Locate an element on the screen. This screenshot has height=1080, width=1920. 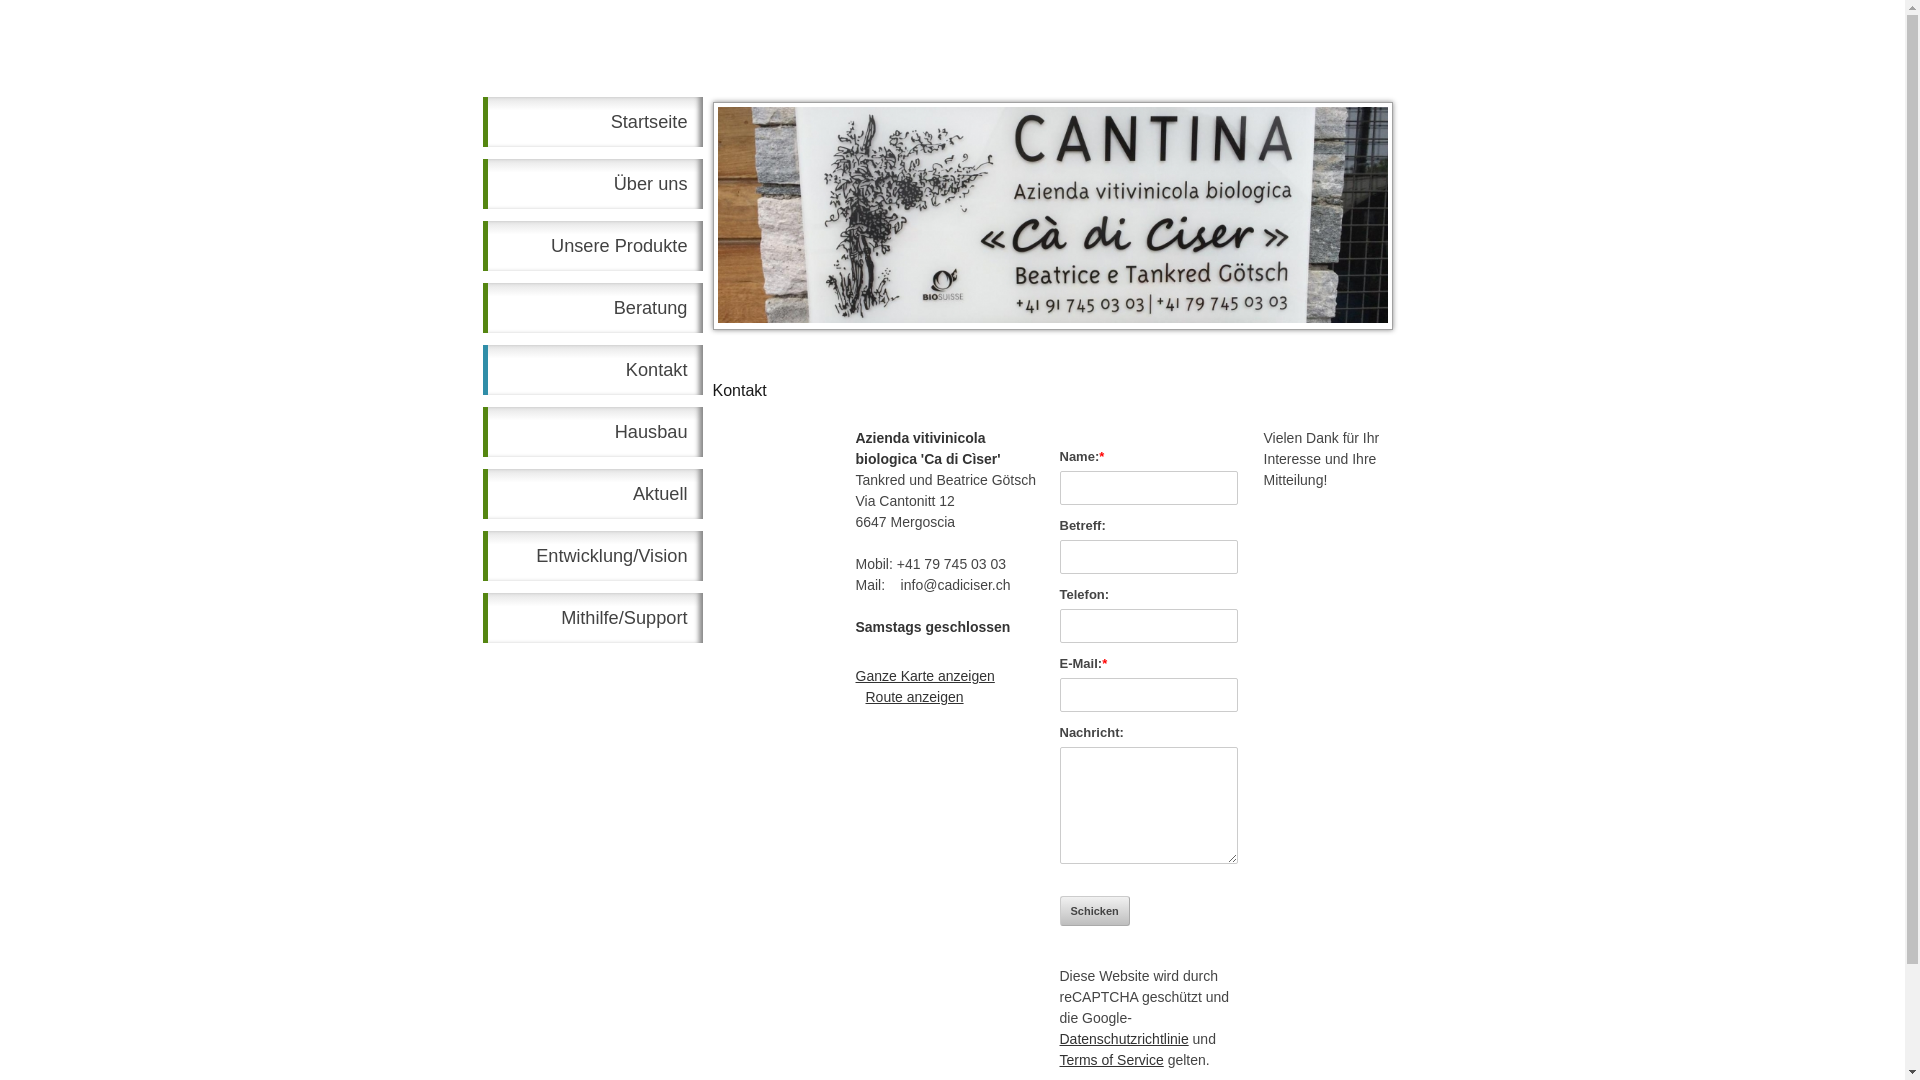
'Kontakt' is located at coordinates (481, 370).